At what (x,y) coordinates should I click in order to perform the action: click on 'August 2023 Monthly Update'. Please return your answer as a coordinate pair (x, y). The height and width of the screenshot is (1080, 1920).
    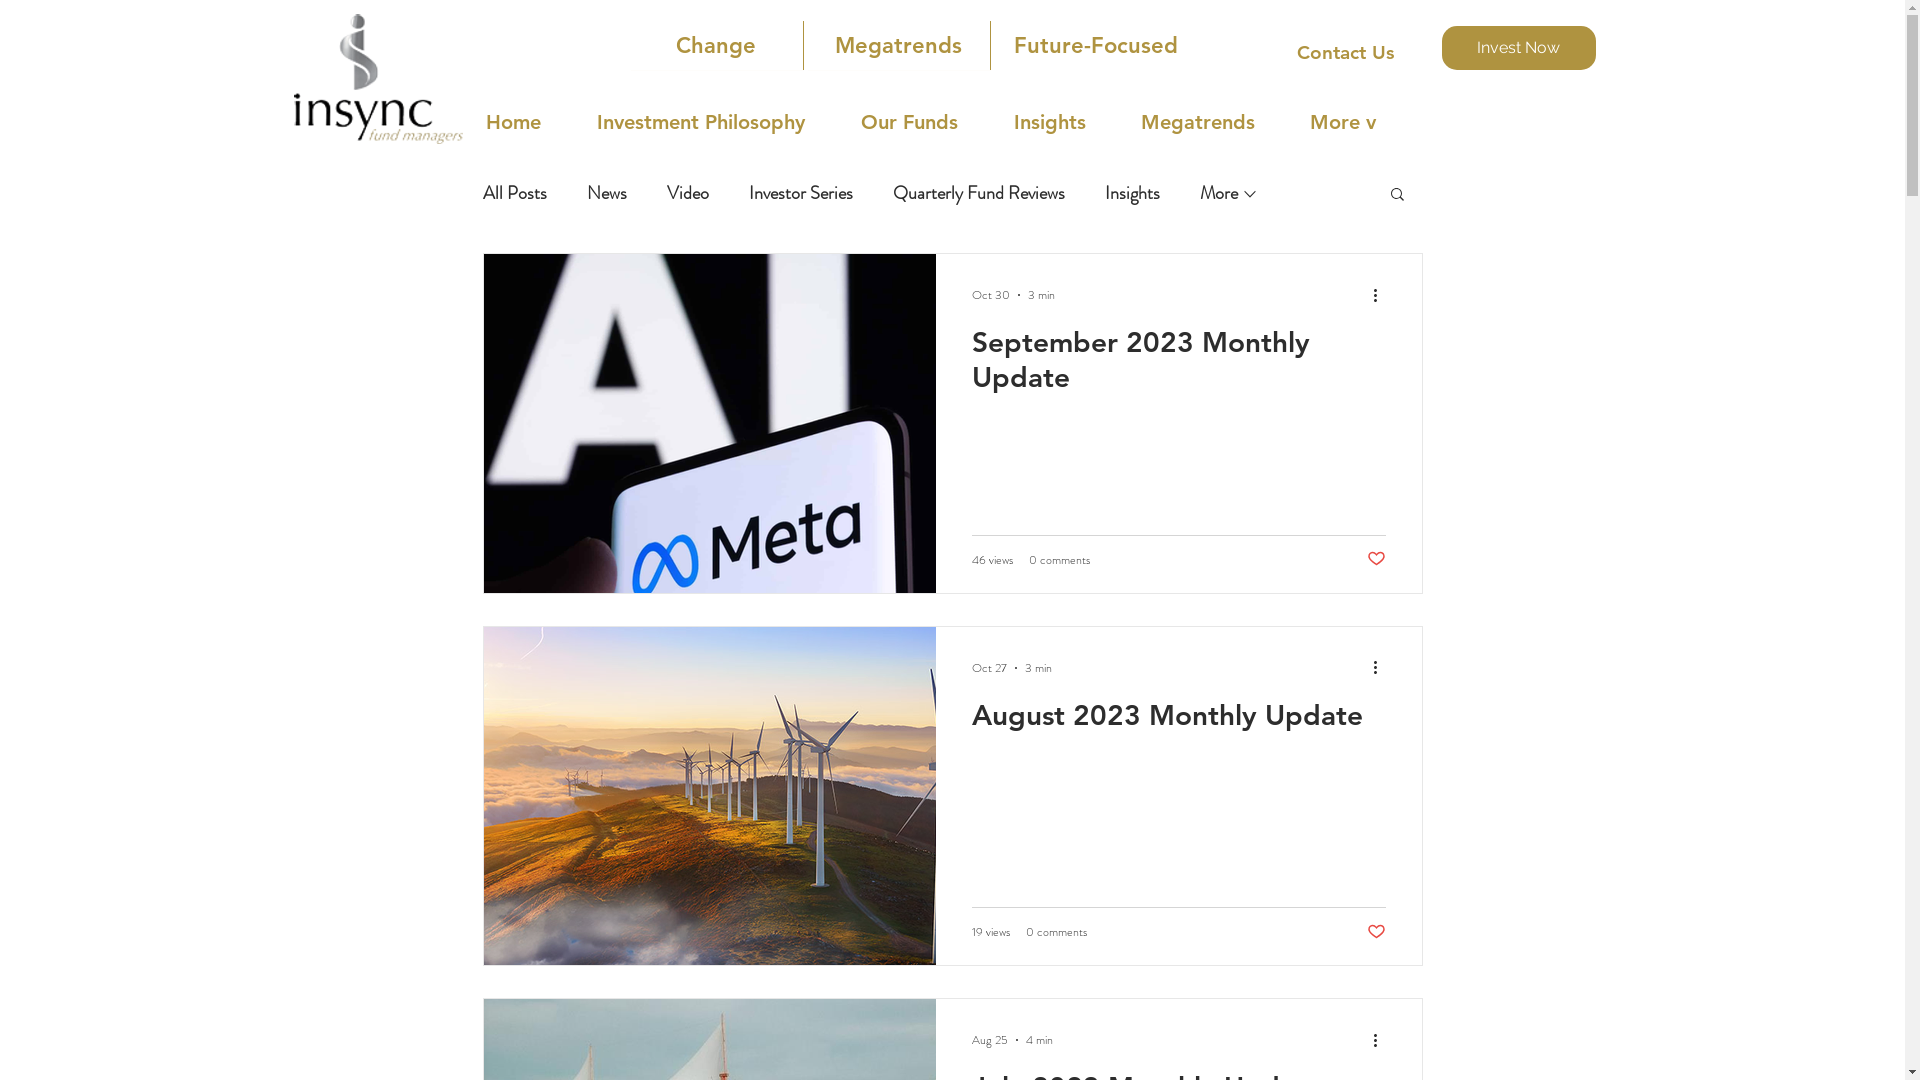
    Looking at the image, I should click on (1179, 720).